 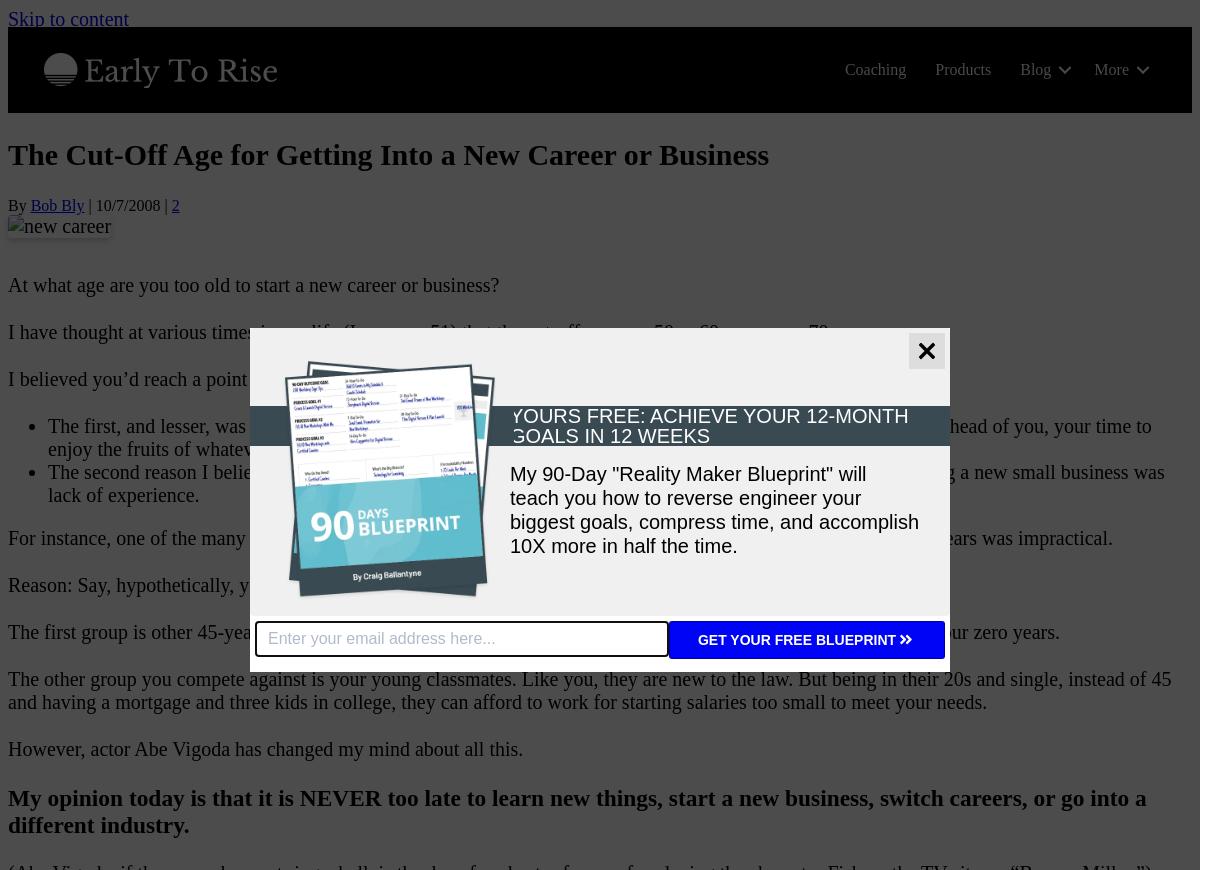 I want to click on 'At what age are you too old to start a new career or business?', so click(x=253, y=283).